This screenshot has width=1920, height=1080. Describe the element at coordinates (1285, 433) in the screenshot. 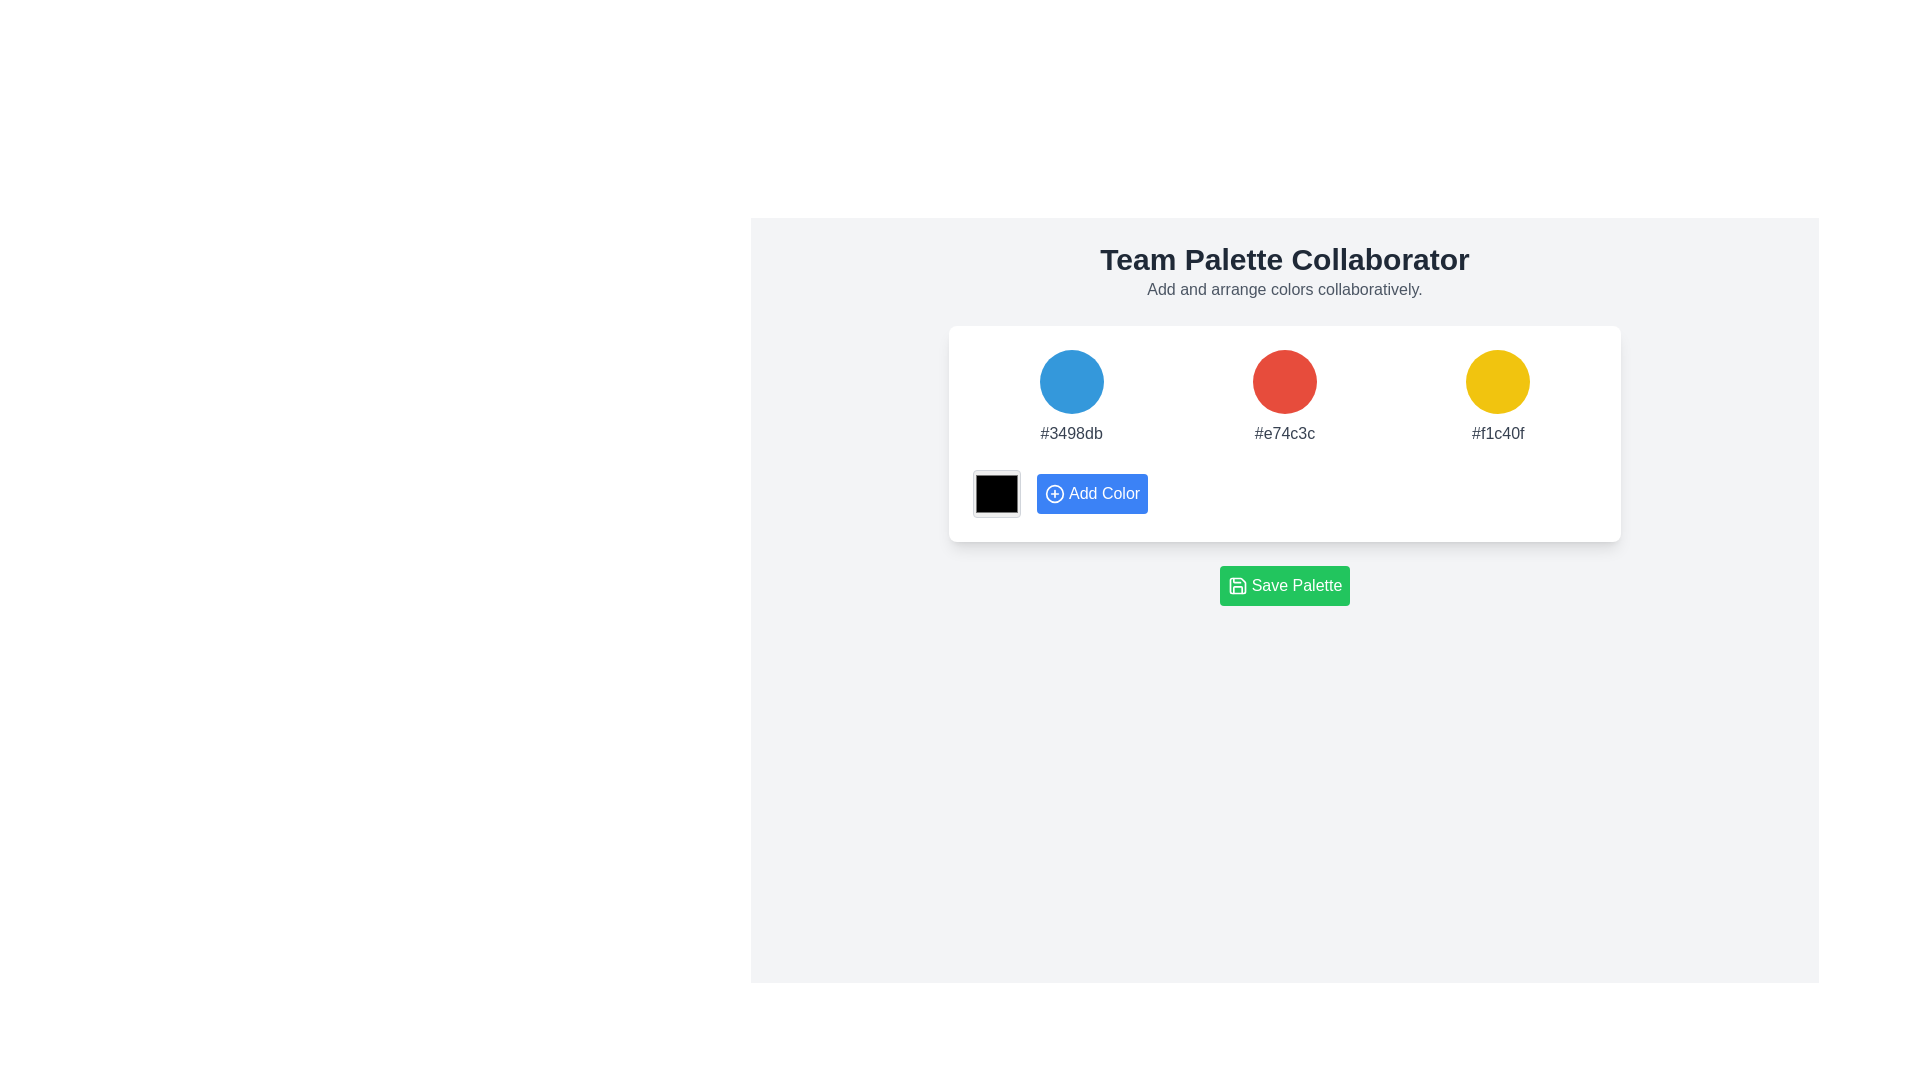

I see `the label displaying the hexadecimal color code '#e74c3c', which is styled in gray (#666666) and positioned beneath a red circular swatch` at that location.